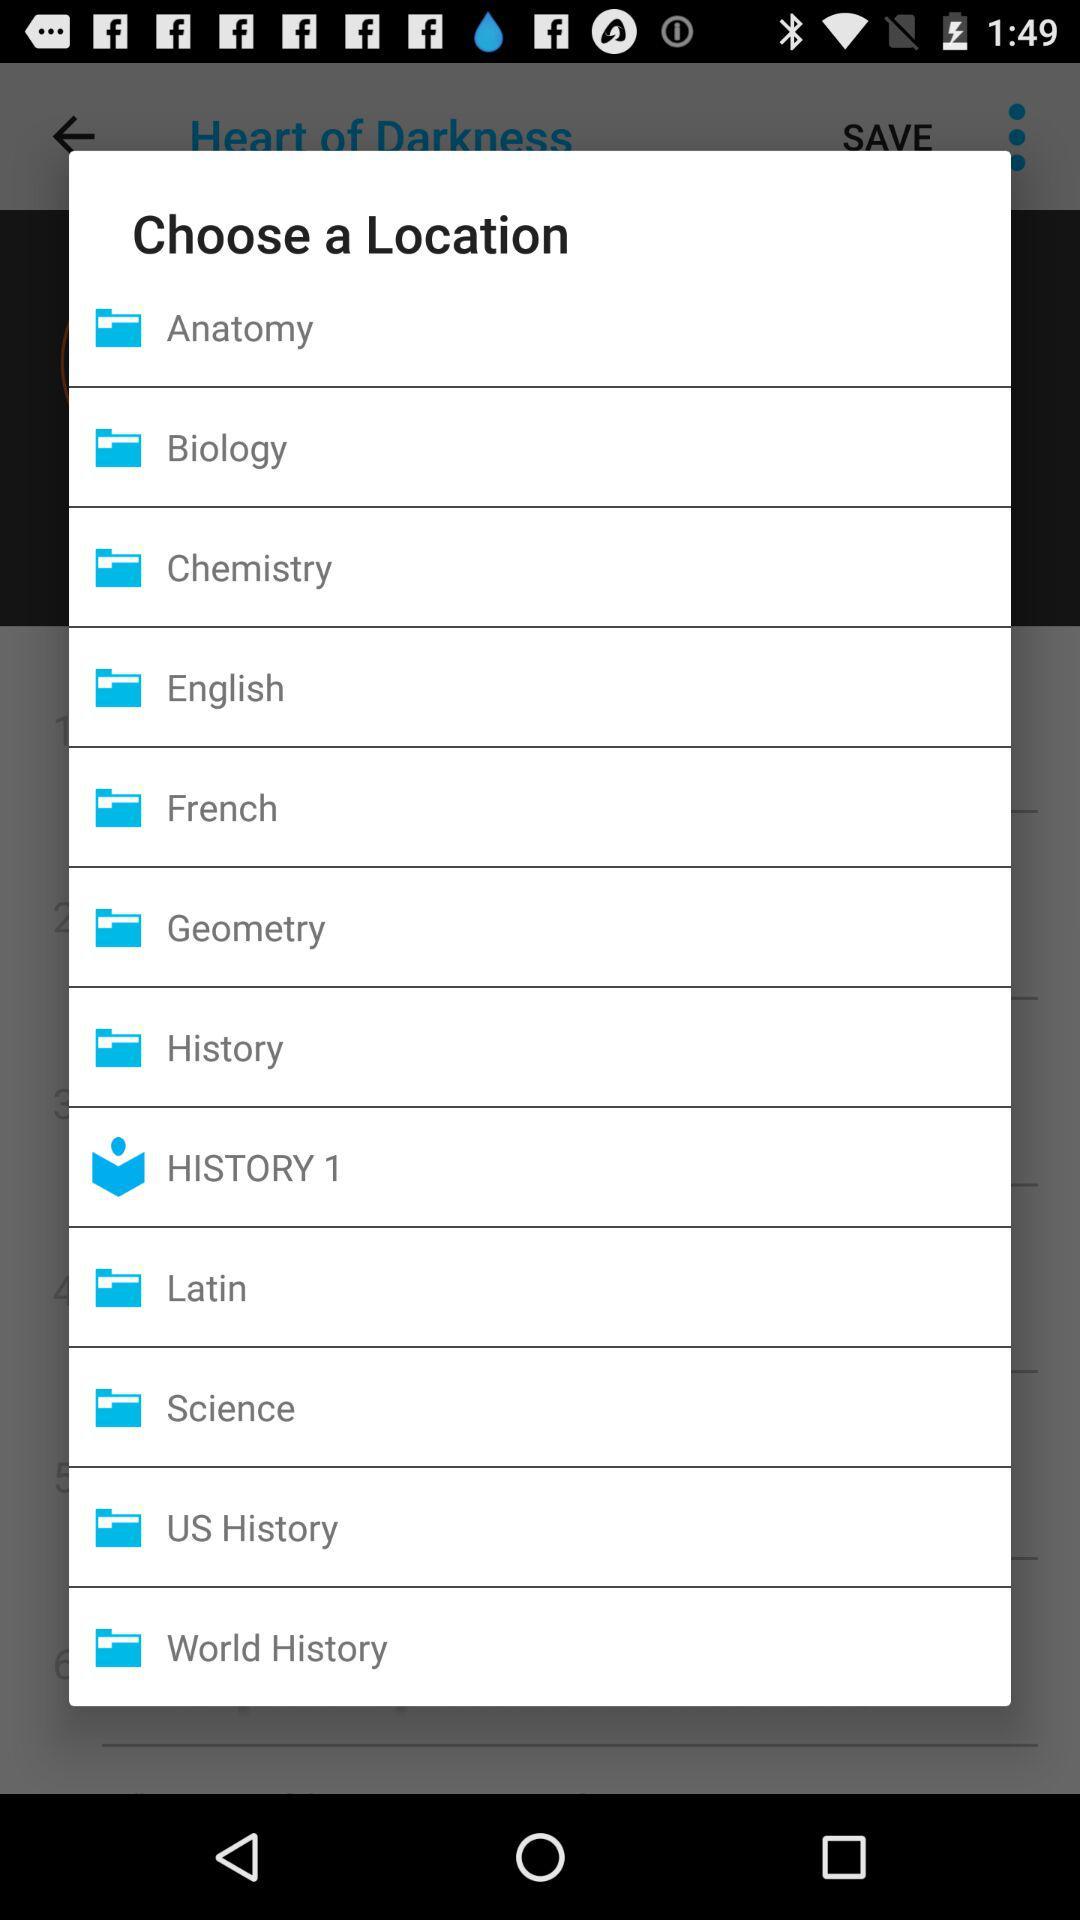  What do you see at coordinates (587, 565) in the screenshot?
I see `the chemistry item` at bounding box center [587, 565].